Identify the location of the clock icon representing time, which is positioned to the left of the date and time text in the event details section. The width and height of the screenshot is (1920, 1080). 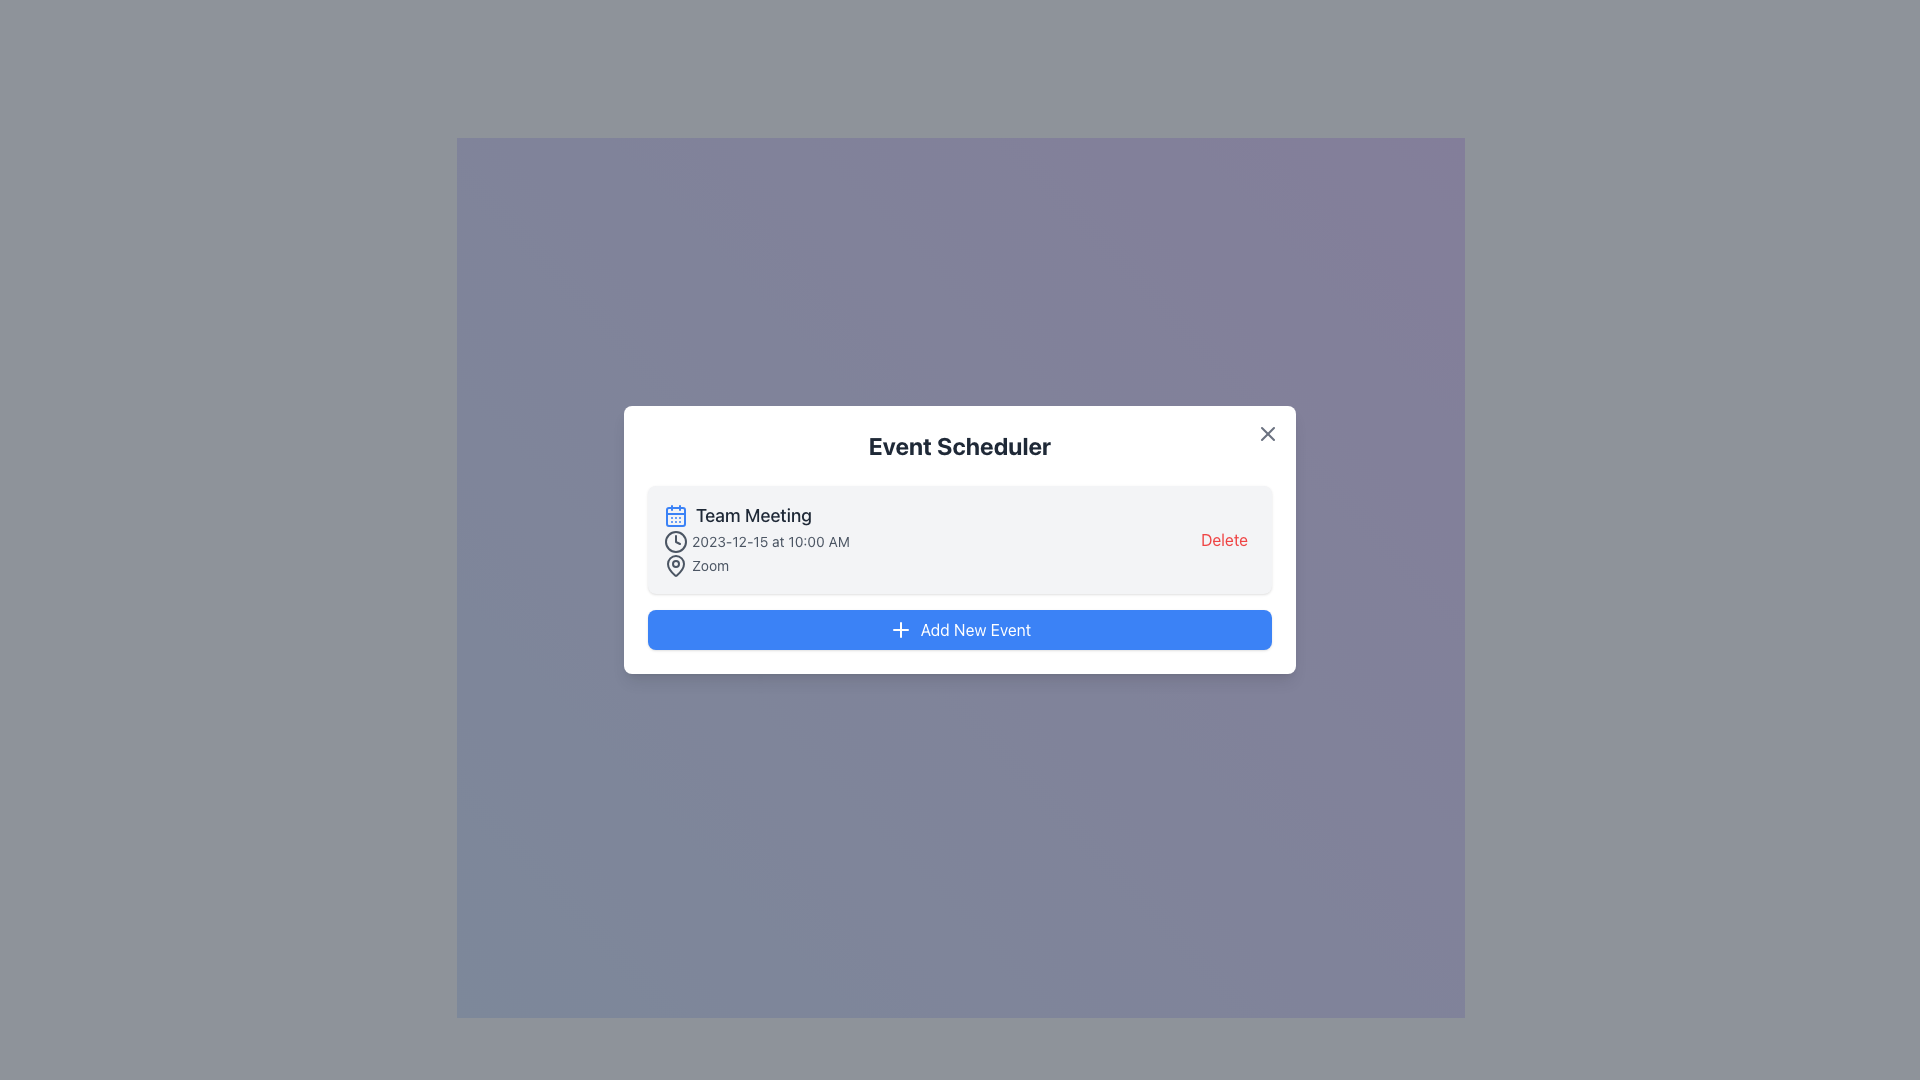
(676, 542).